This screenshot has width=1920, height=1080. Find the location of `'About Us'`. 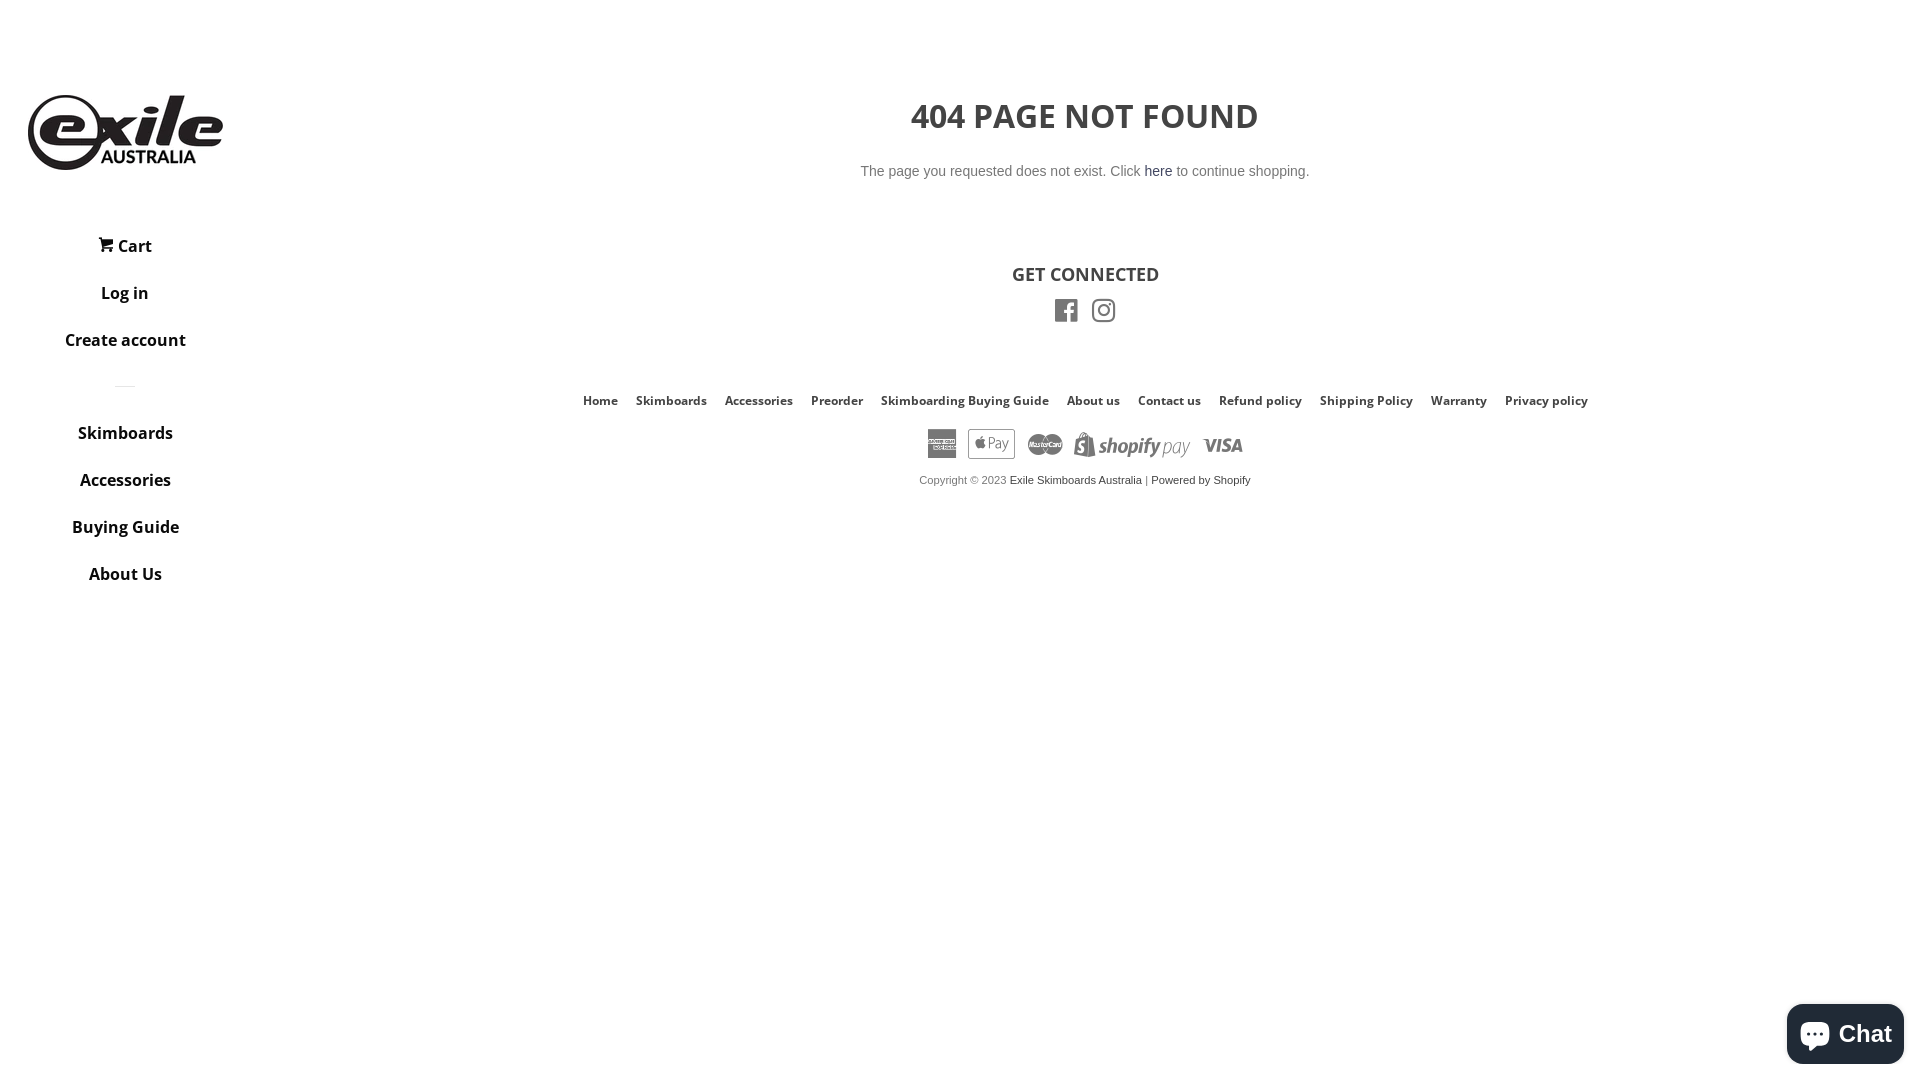

'About Us' is located at coordinates (44, 581).